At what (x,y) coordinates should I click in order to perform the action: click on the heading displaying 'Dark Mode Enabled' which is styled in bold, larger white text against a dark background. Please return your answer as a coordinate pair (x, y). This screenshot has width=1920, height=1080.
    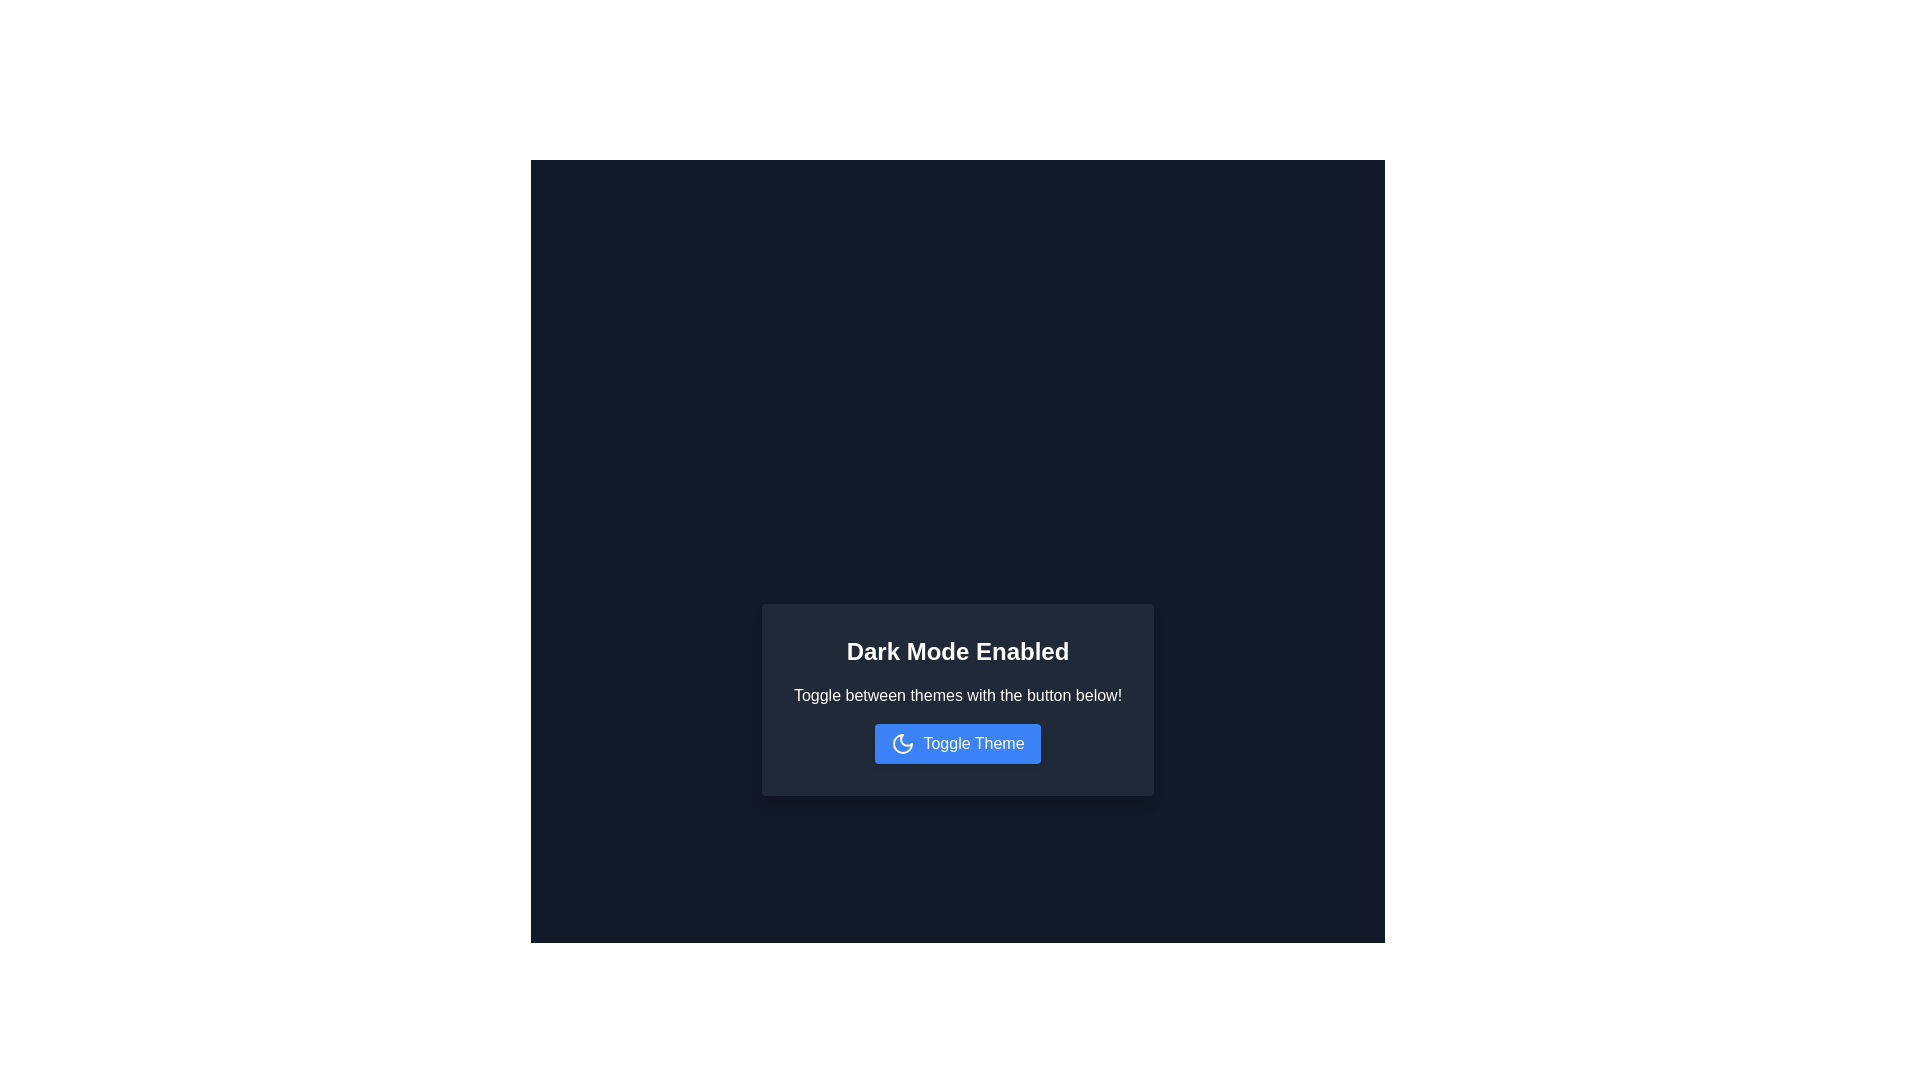
    Looking at the image, I should click on (957, 651).